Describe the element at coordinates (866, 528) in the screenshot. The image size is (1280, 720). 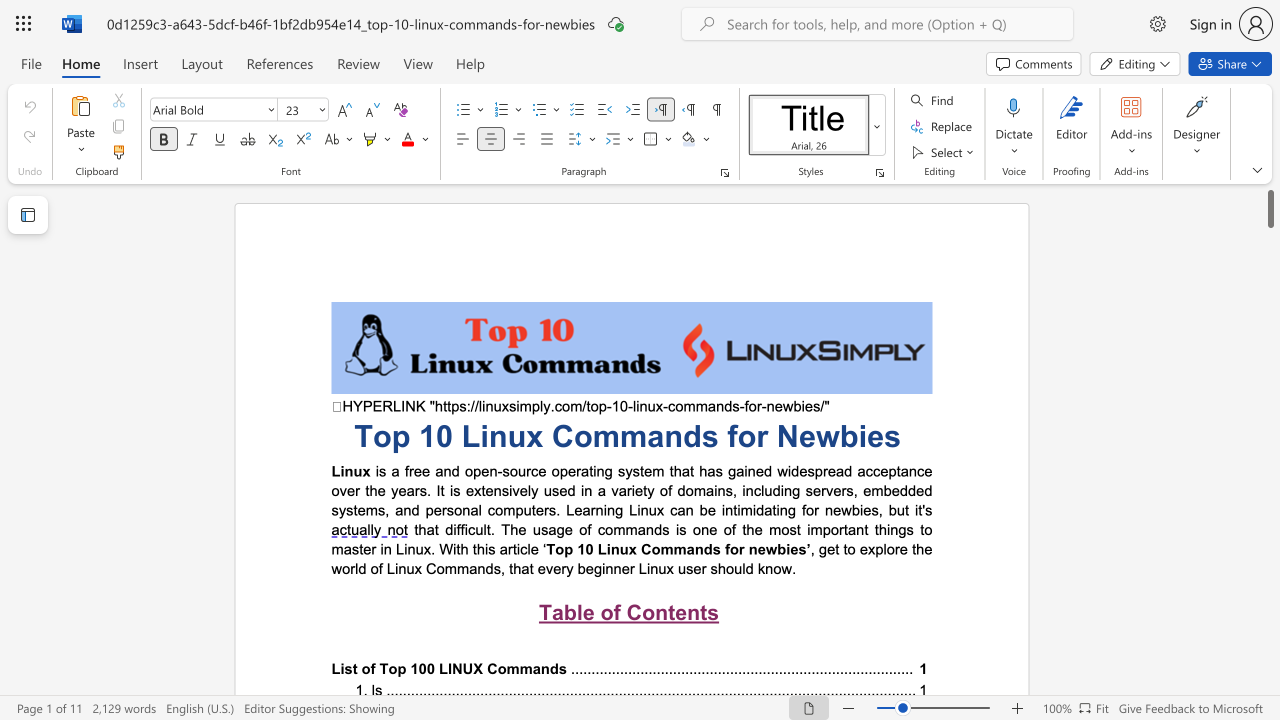
I see `the 4th character "t" in the text` at that location.